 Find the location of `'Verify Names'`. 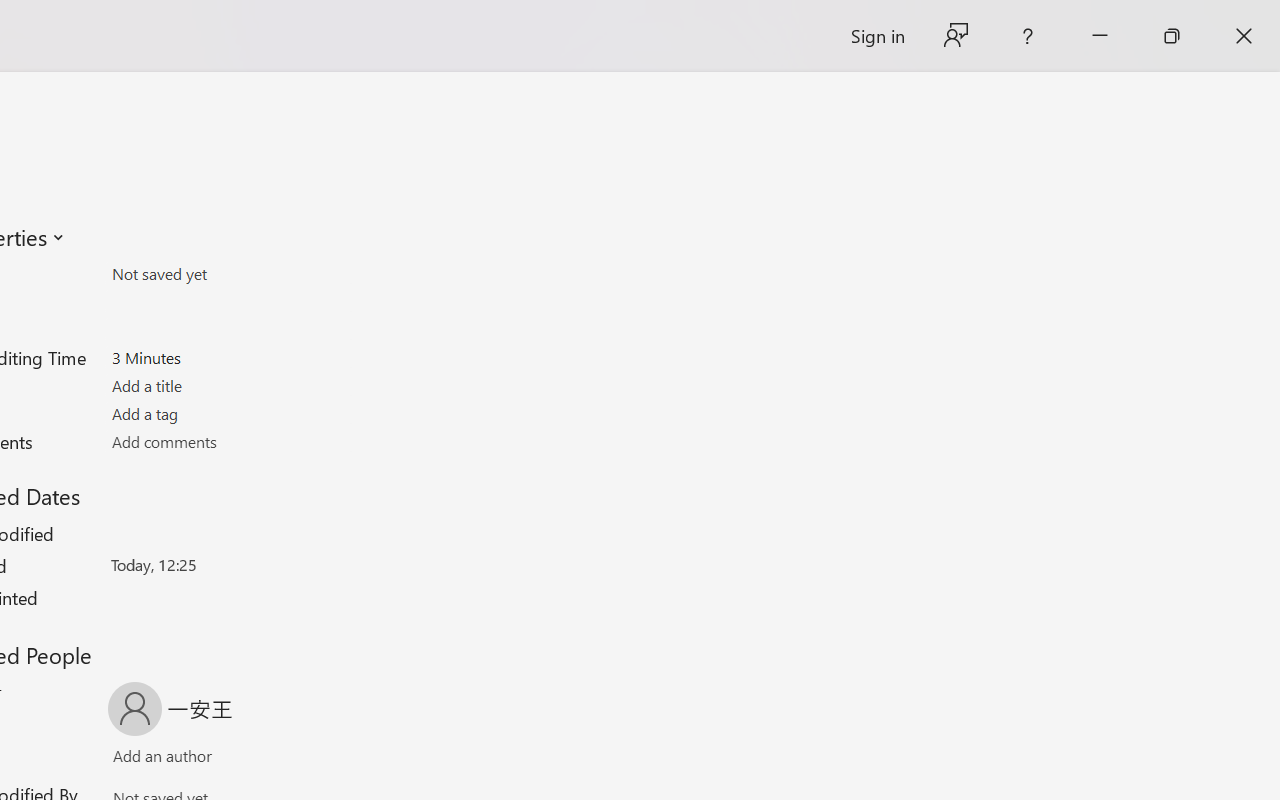

'Verify Names' is located at coordinates (197, 760).